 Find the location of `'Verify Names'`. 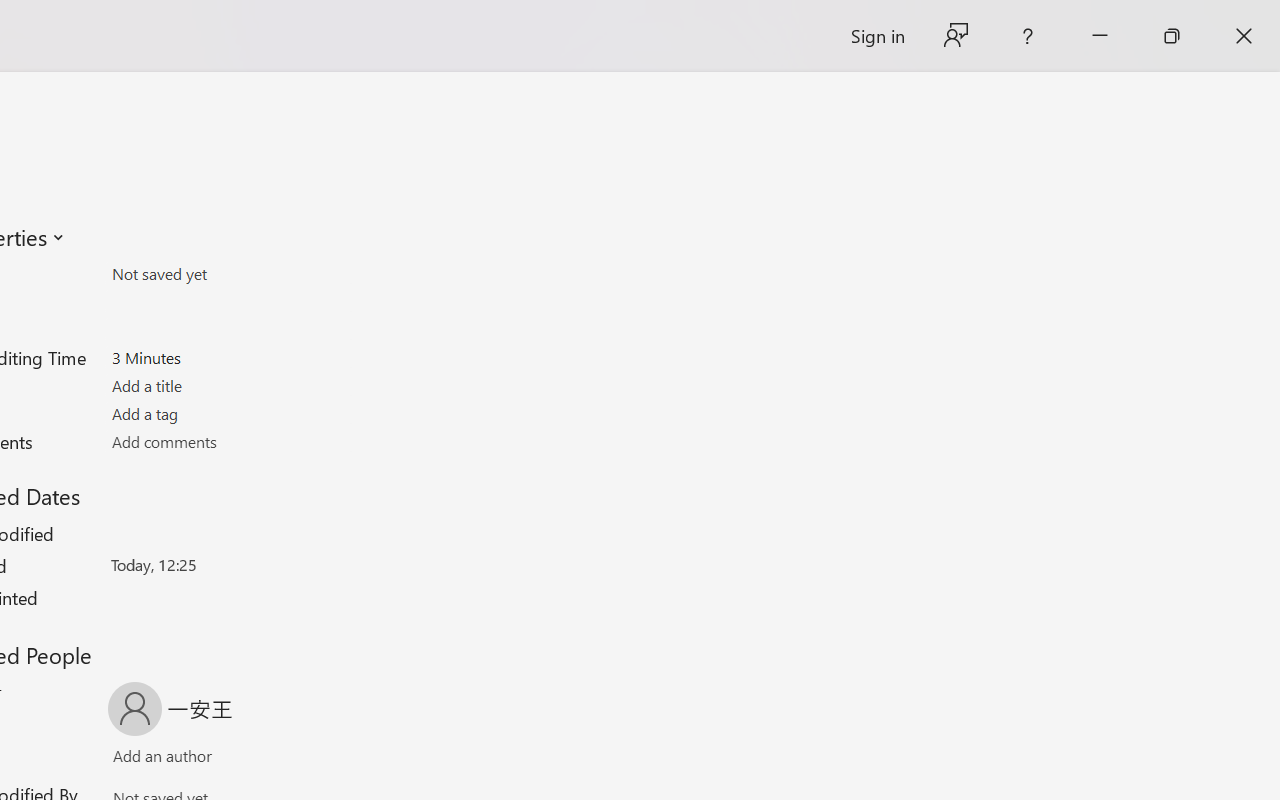

'Verify Names' is located at coordinates (197, 760).